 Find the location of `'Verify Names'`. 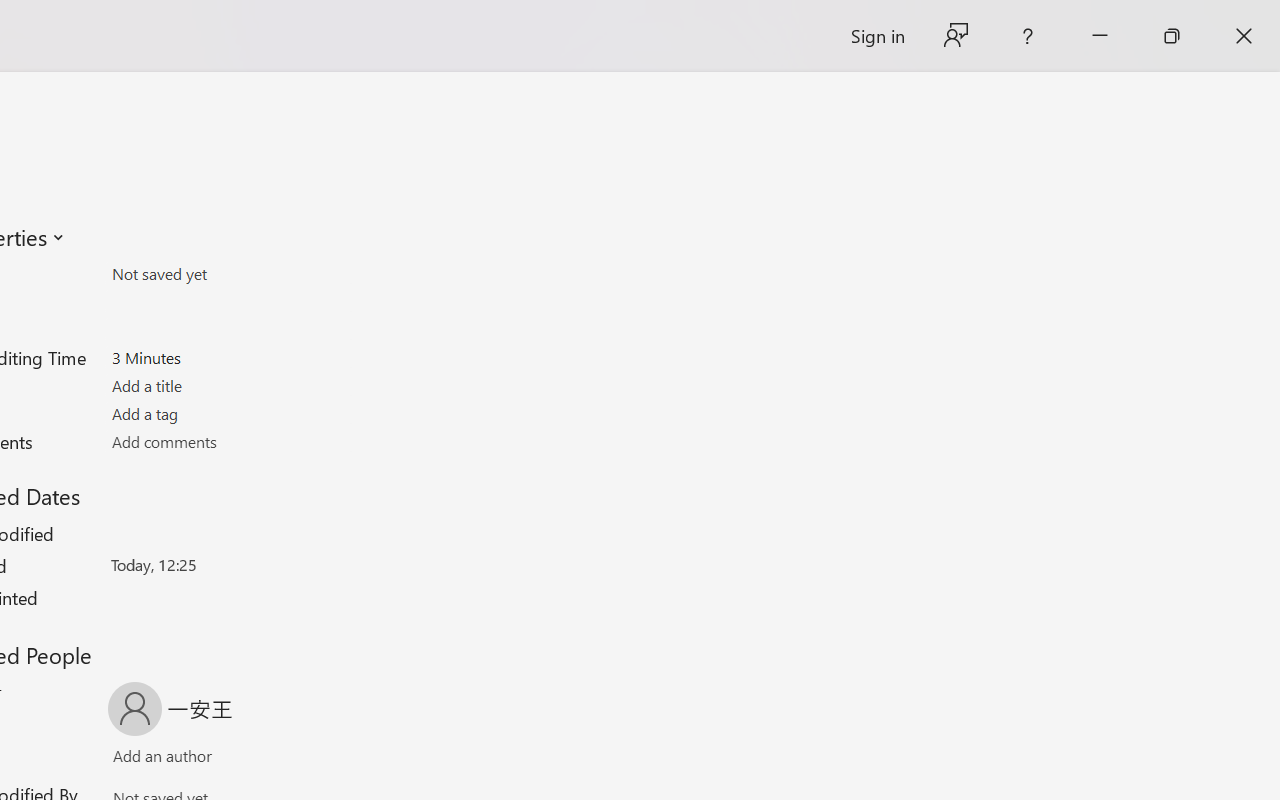

'Verify Names' is located at coordinates (197, 760).